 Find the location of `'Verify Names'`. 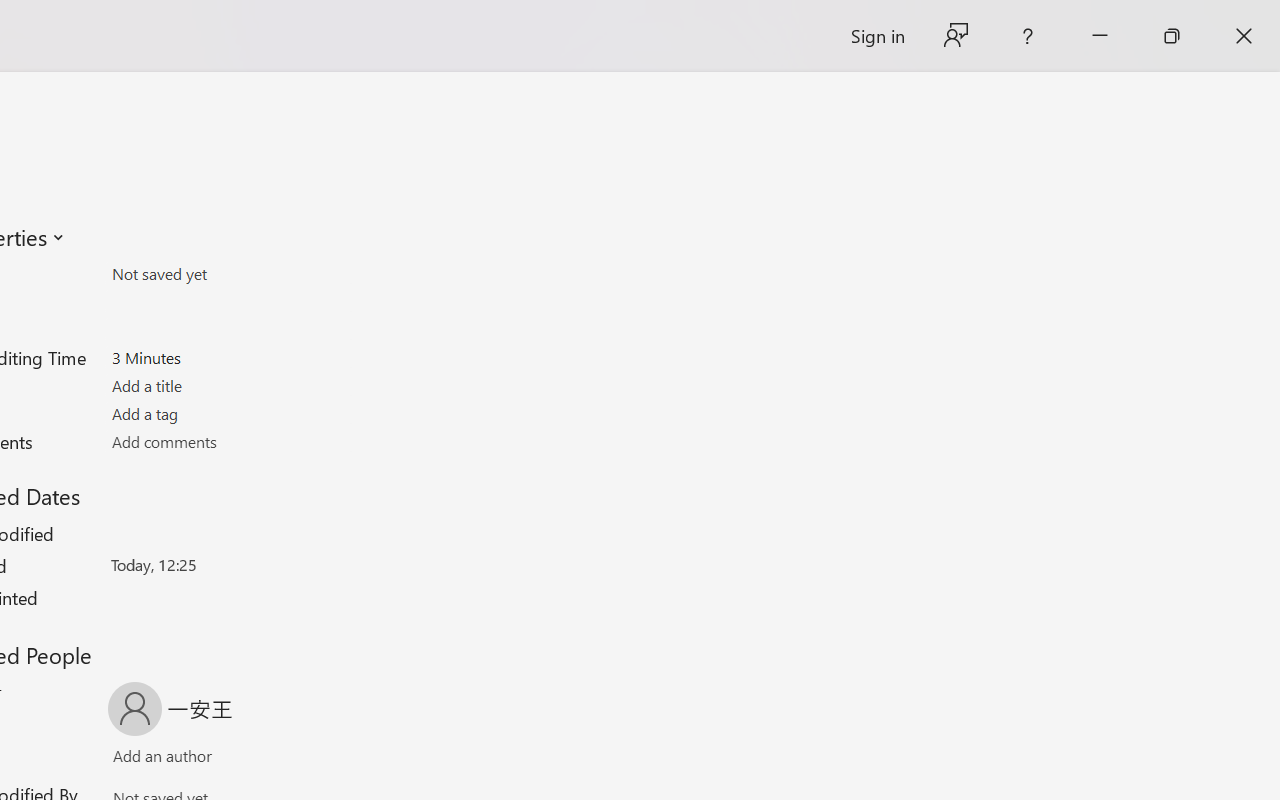

'Verify Names' is located at coordinates (197, 760).